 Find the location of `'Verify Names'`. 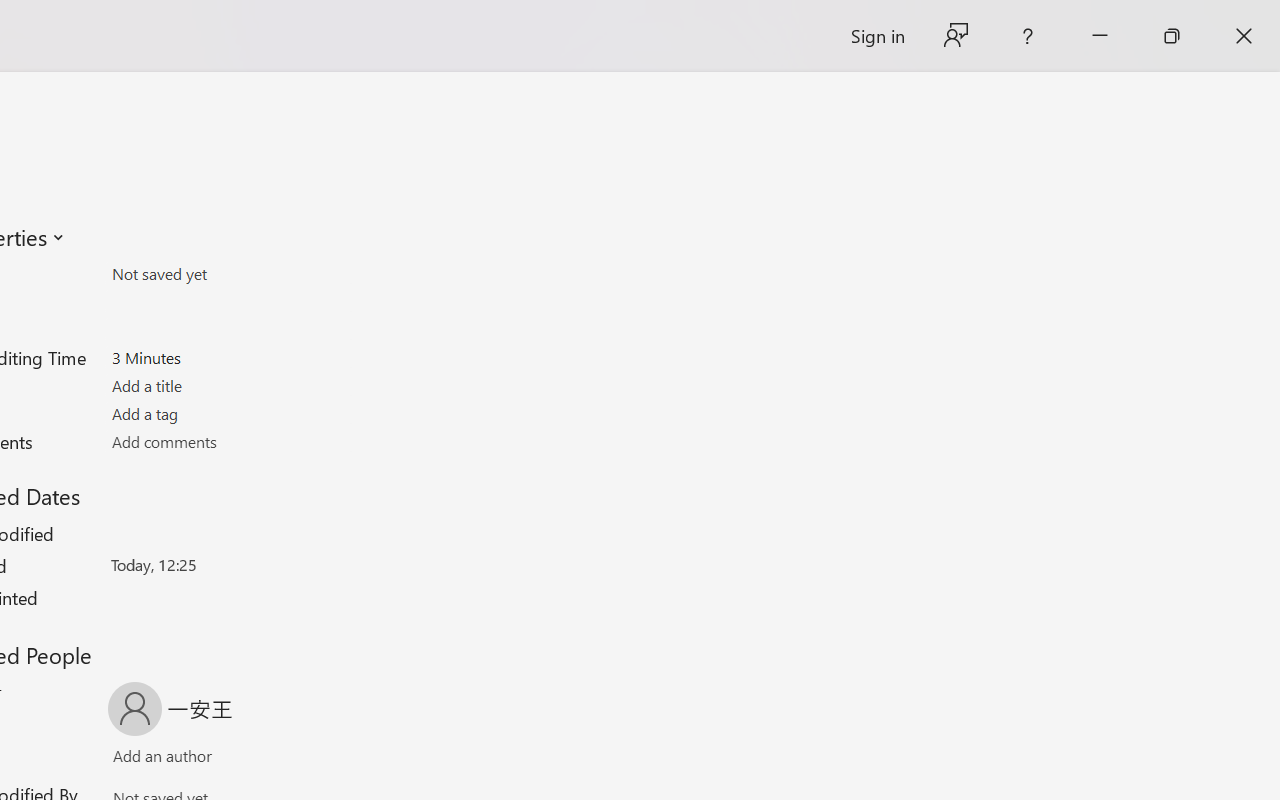

'Verify Names' is located at coordinates (197, 760).